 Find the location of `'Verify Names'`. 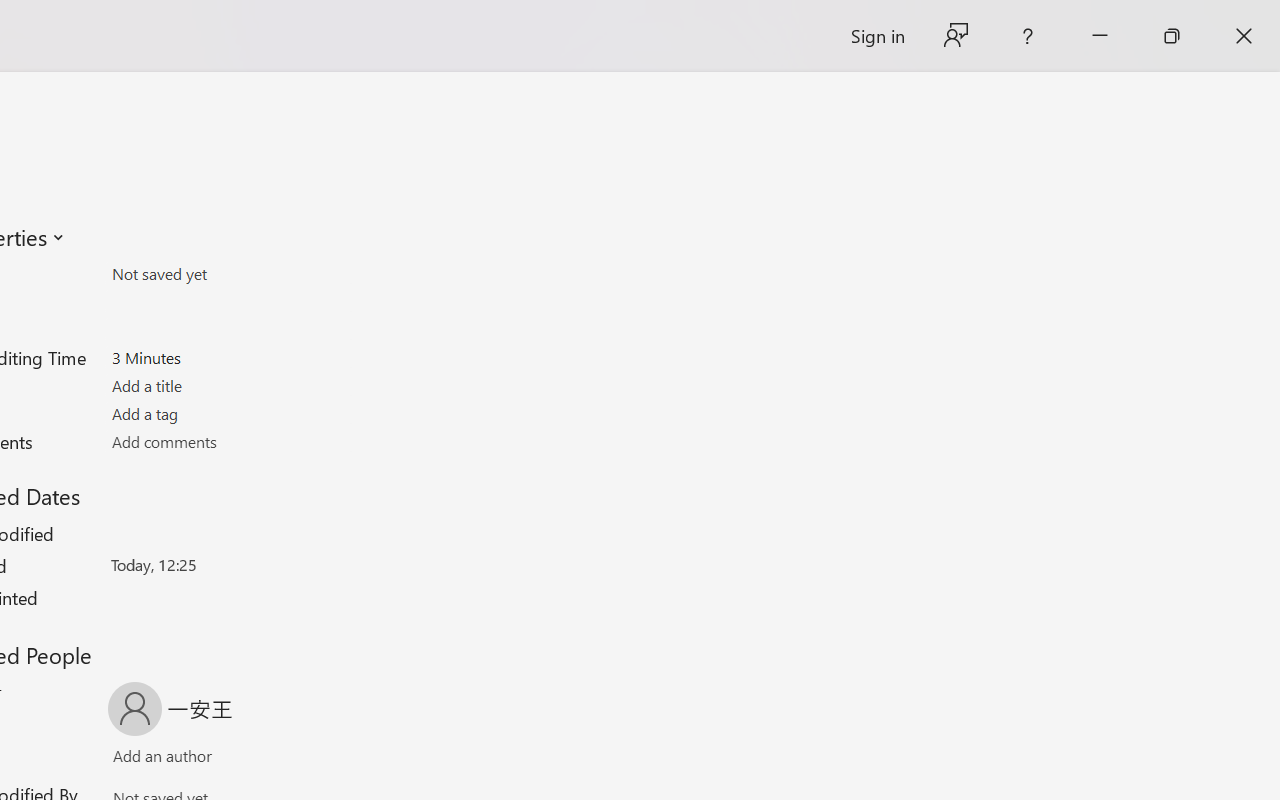

'Verify Names' is located at coordinates (197, 760).